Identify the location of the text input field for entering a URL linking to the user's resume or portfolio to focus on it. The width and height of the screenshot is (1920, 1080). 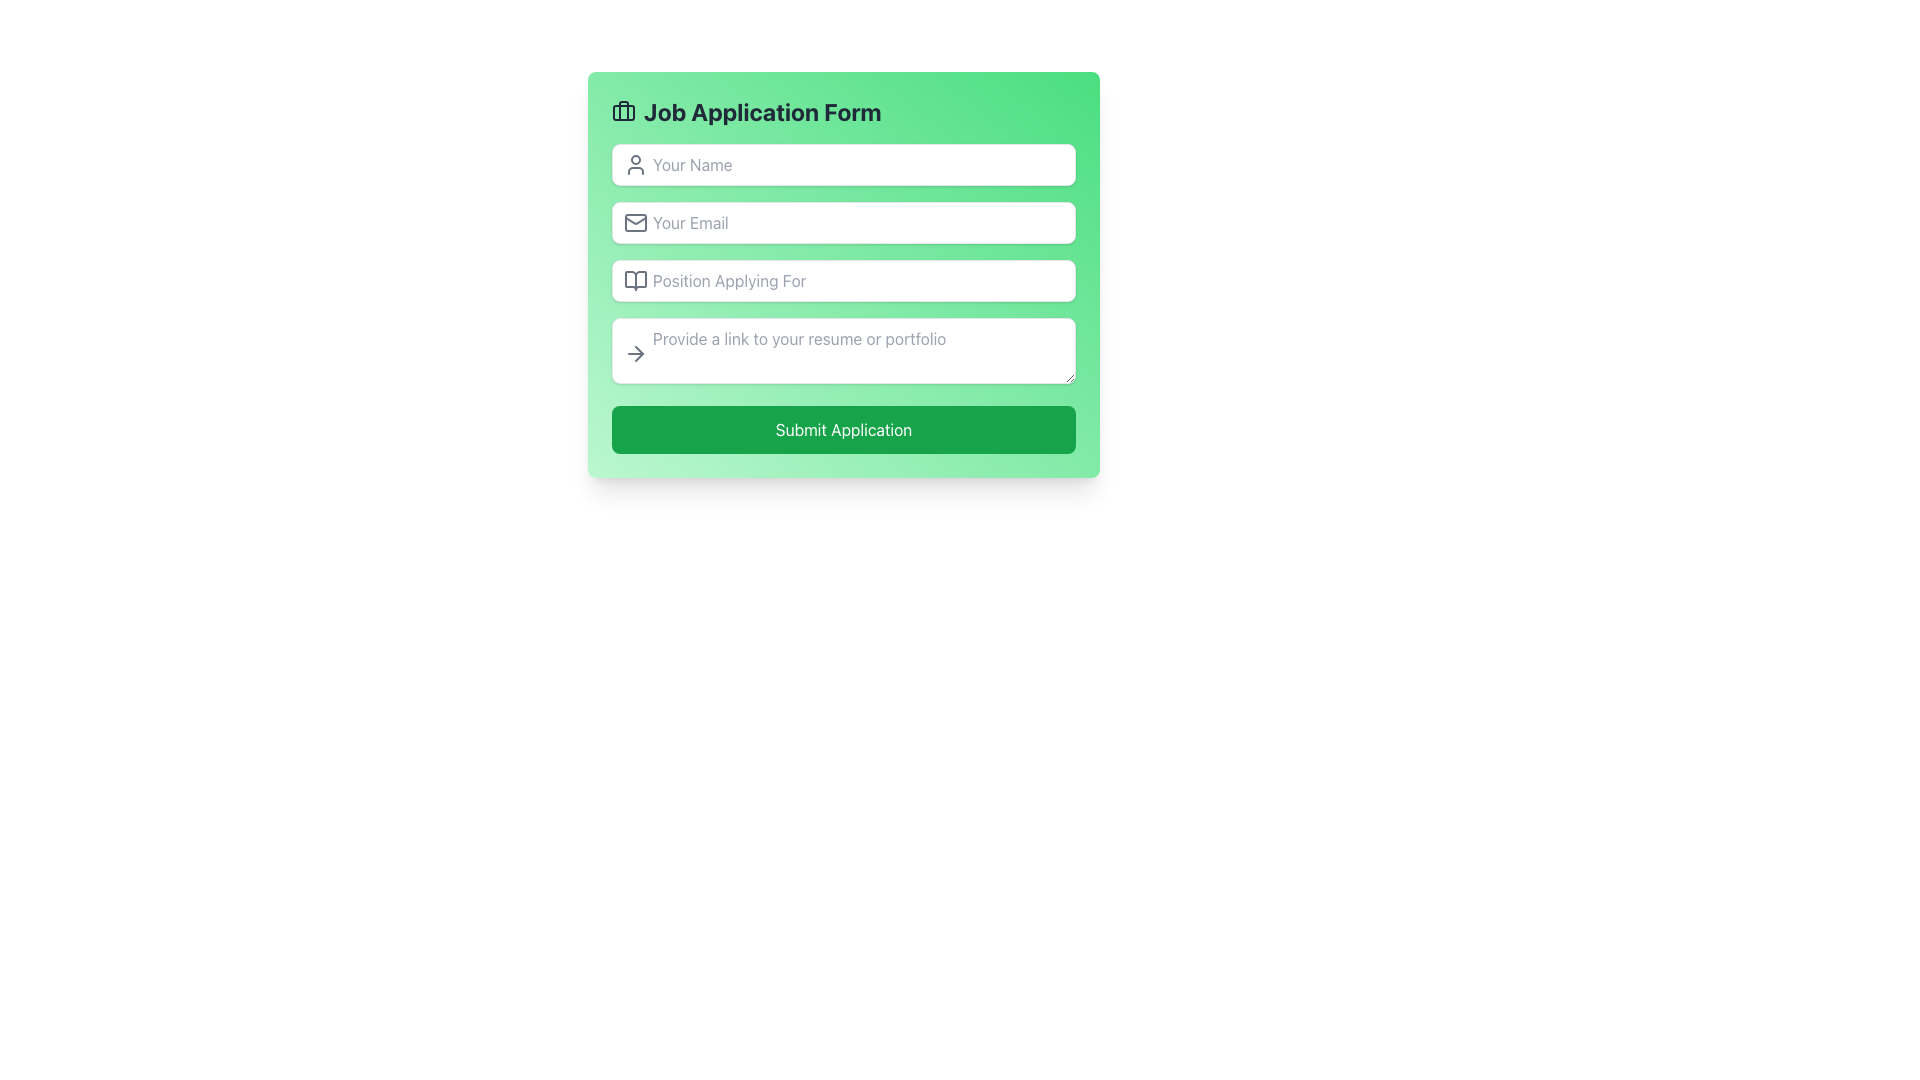
(844, 353).